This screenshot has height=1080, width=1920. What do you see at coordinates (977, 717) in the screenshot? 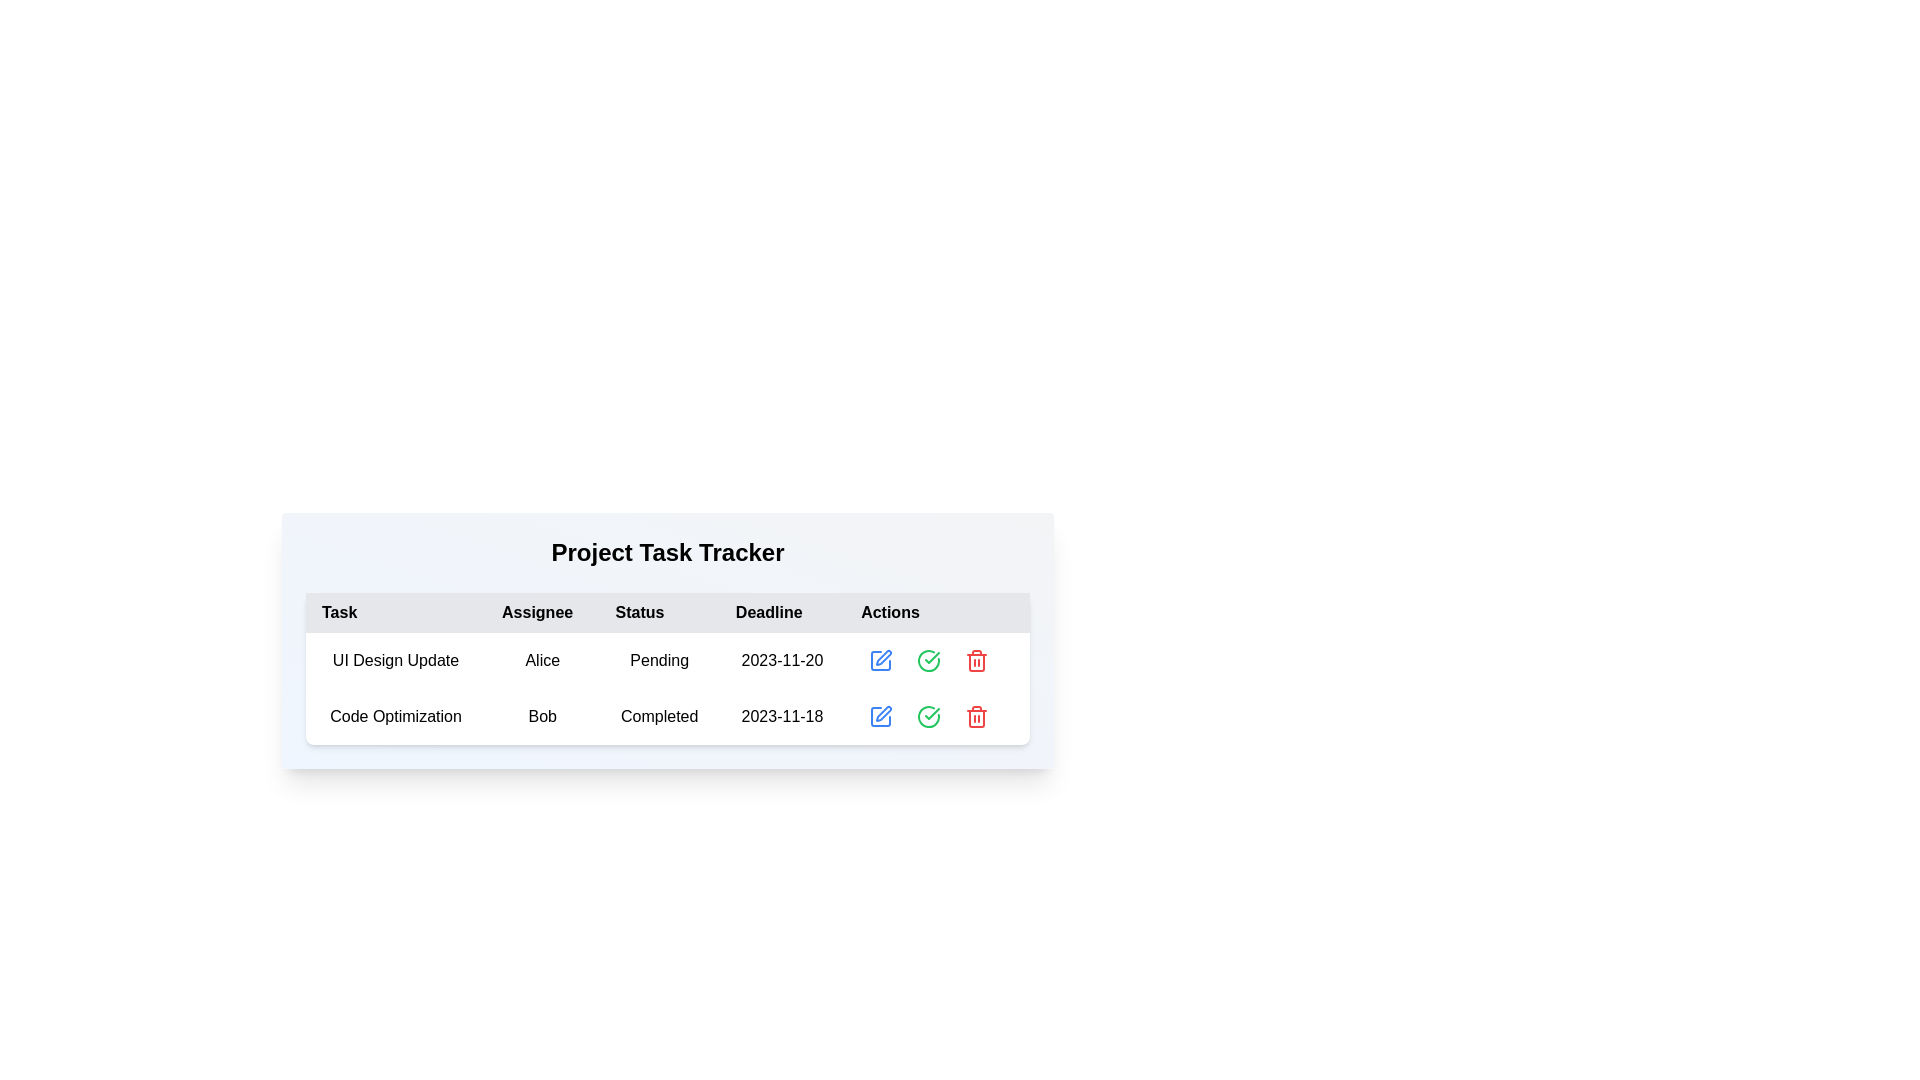
I see `the outer vertical rectangular section of the trash icon located in the 'Actions' column of the second row in the table` at bounding box center [977, 717].